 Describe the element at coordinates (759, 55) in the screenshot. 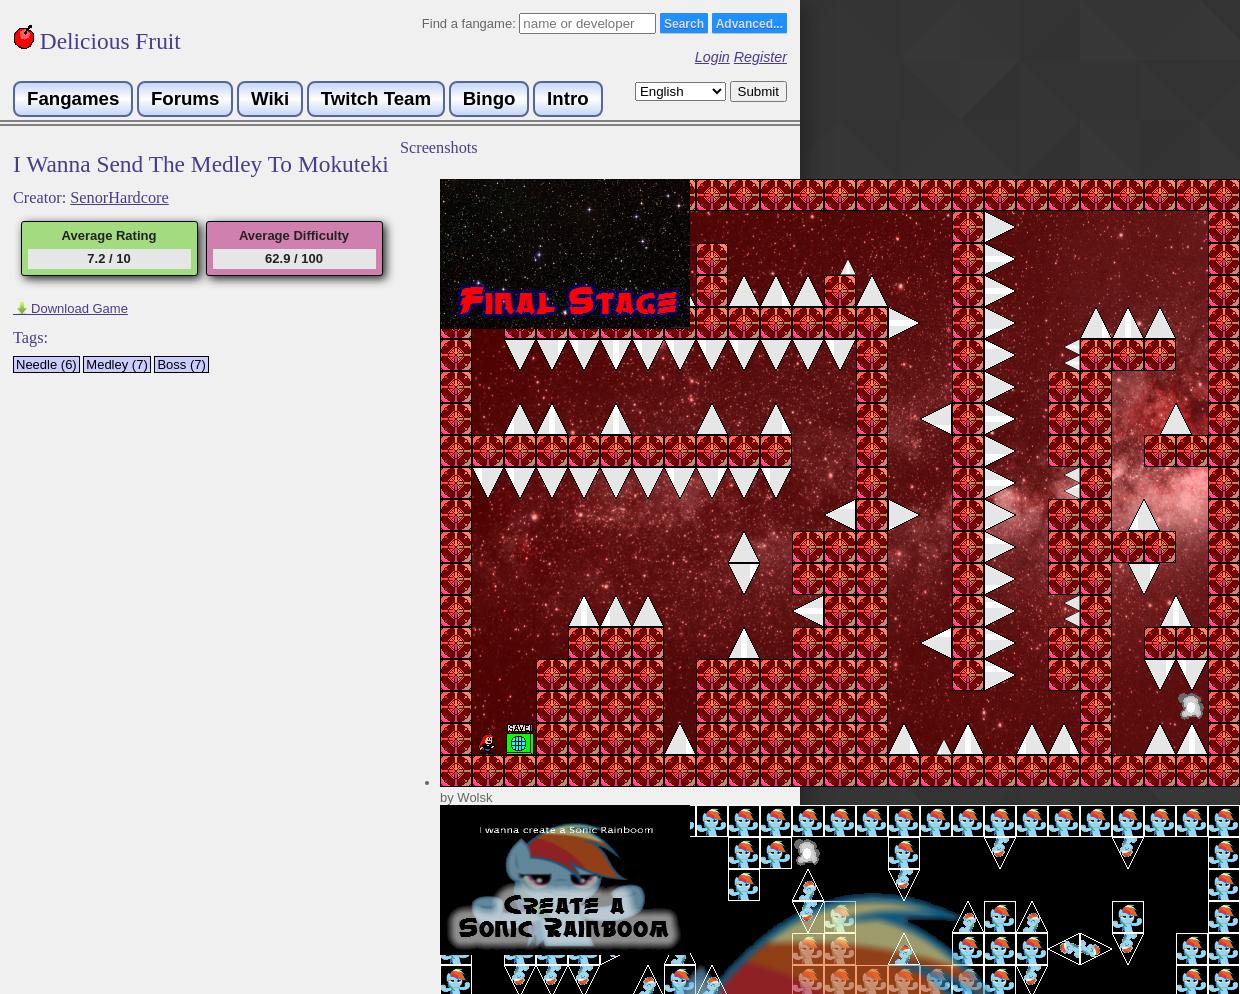

I see `'Register'` at that location.